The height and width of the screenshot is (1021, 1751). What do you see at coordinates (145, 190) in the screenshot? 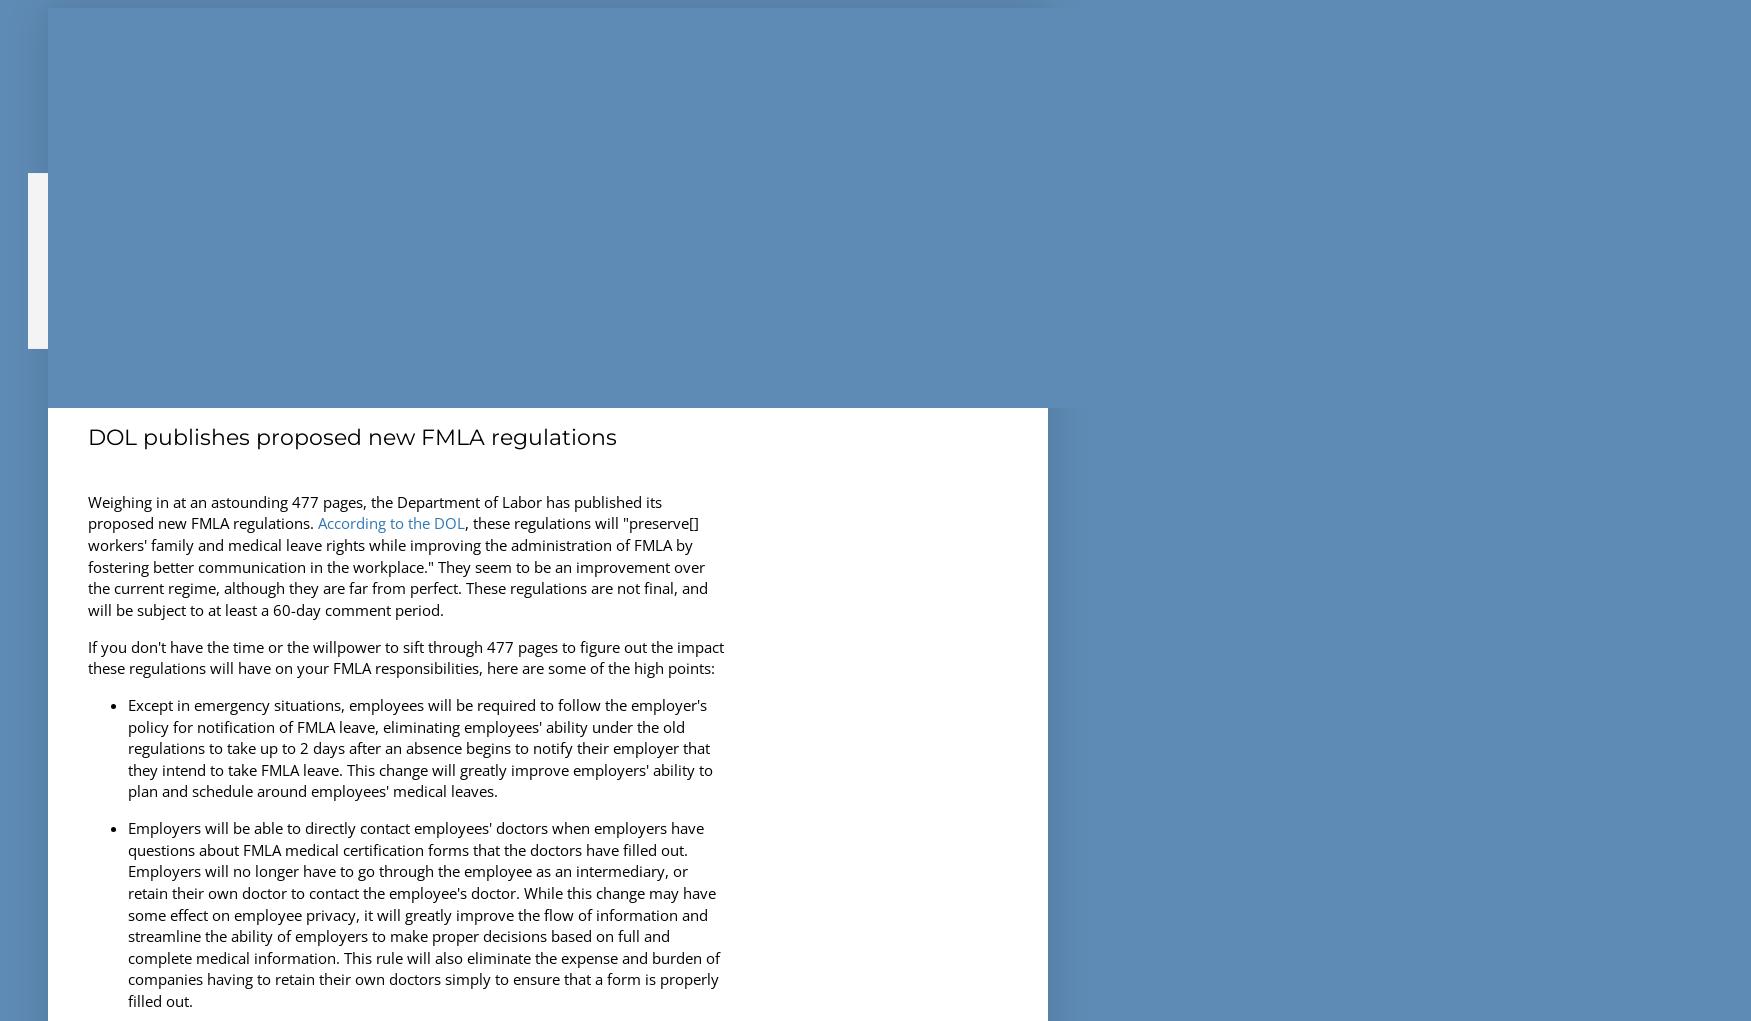
I see `'About Jon Hyman'` at bounding box center [145, 190].